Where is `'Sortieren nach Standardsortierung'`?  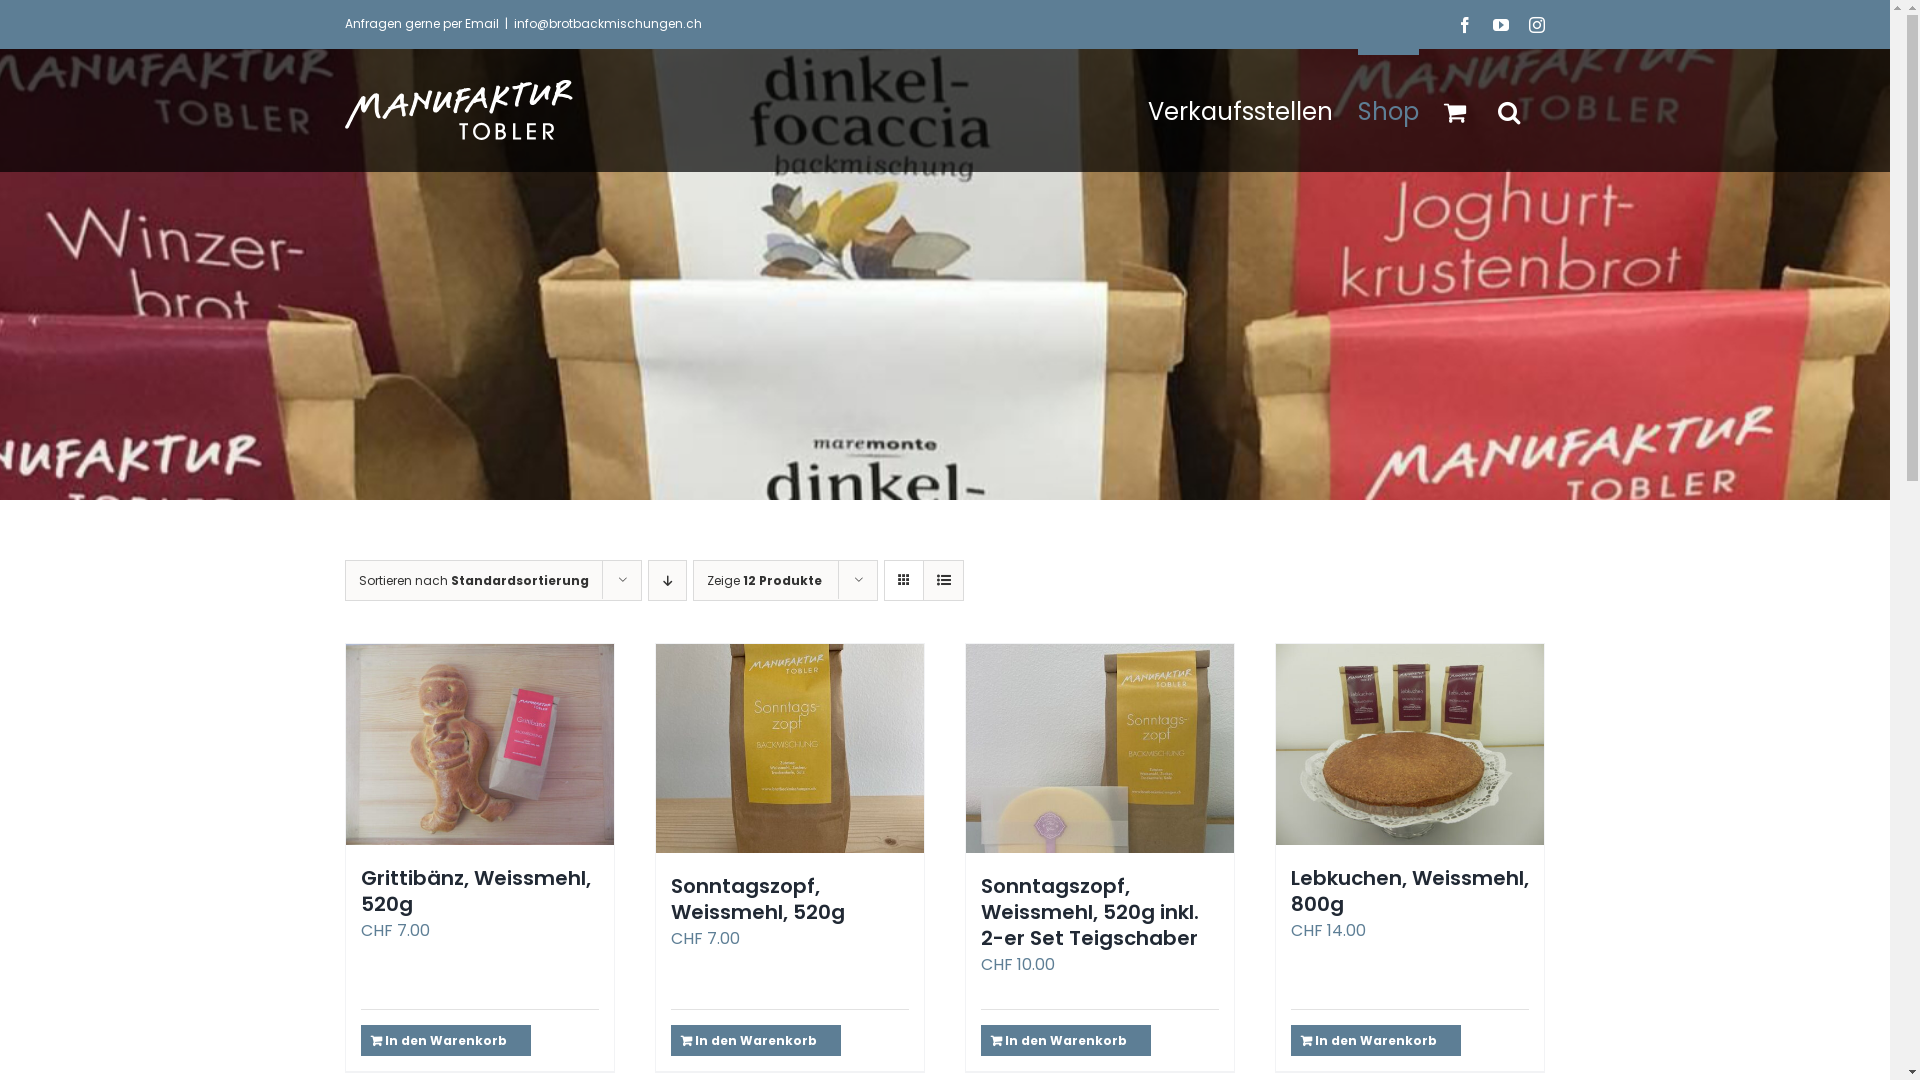 'Sortieren nach Standardsortierung' is located at coordinates (473, 580).